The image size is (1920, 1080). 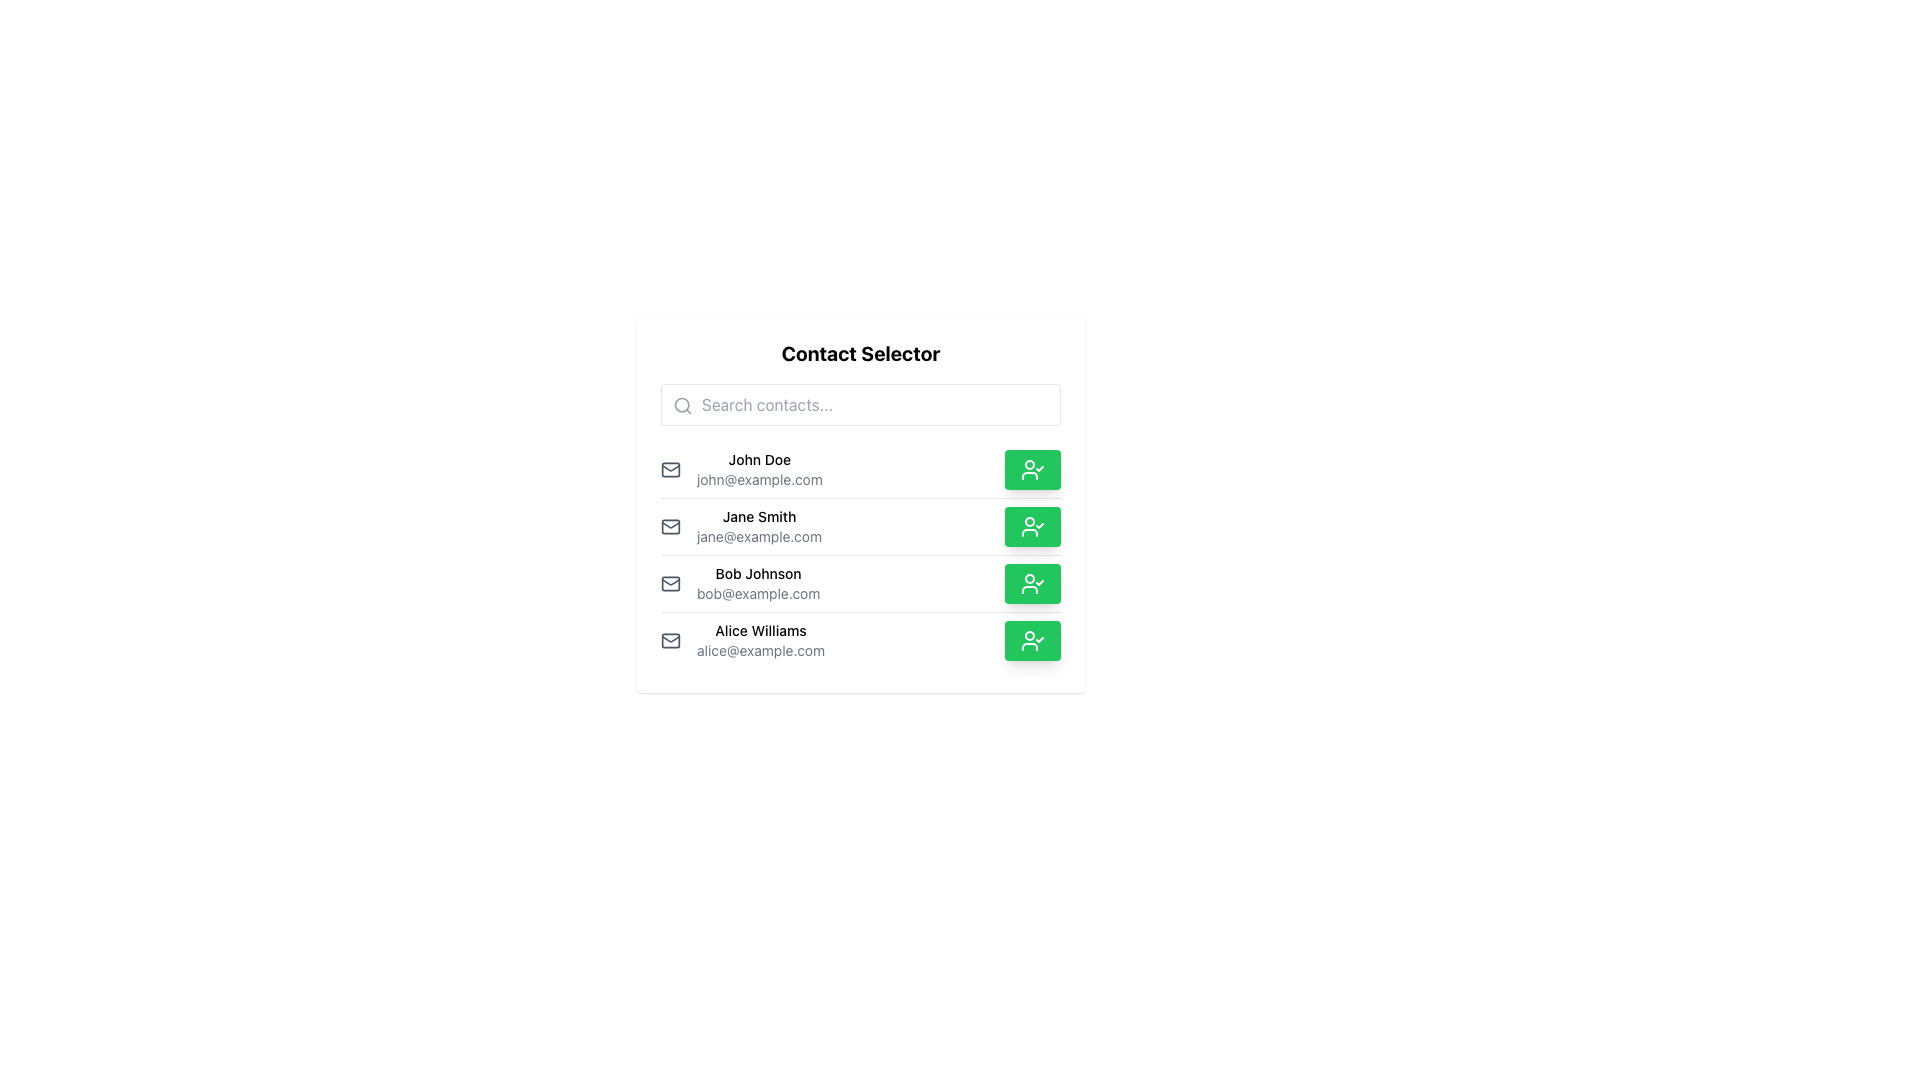 I want to click on the small gray envelope icon representing the contact 'Bob Johnson' located next to 'bob@example.com', so click(x=671, y=583).